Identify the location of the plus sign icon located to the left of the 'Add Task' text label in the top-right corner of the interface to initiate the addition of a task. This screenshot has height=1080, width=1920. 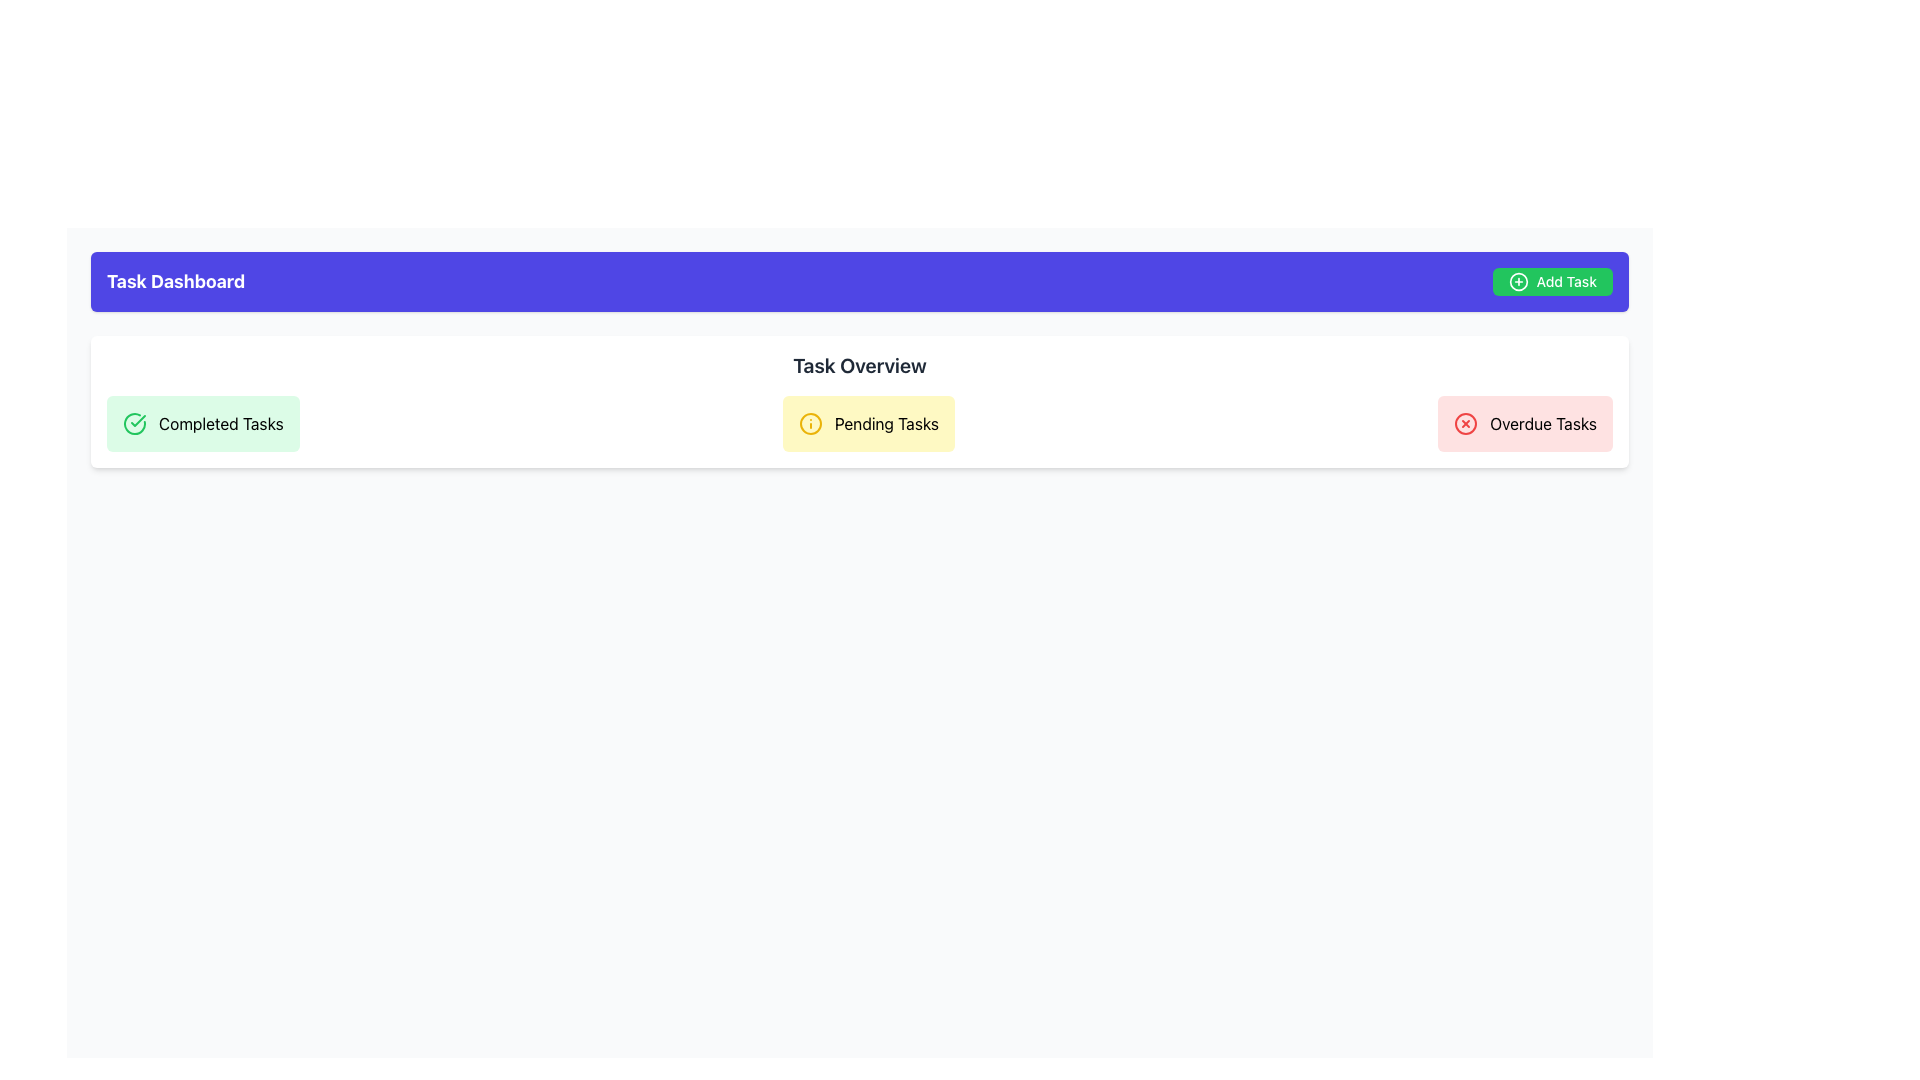
(1517, 281).